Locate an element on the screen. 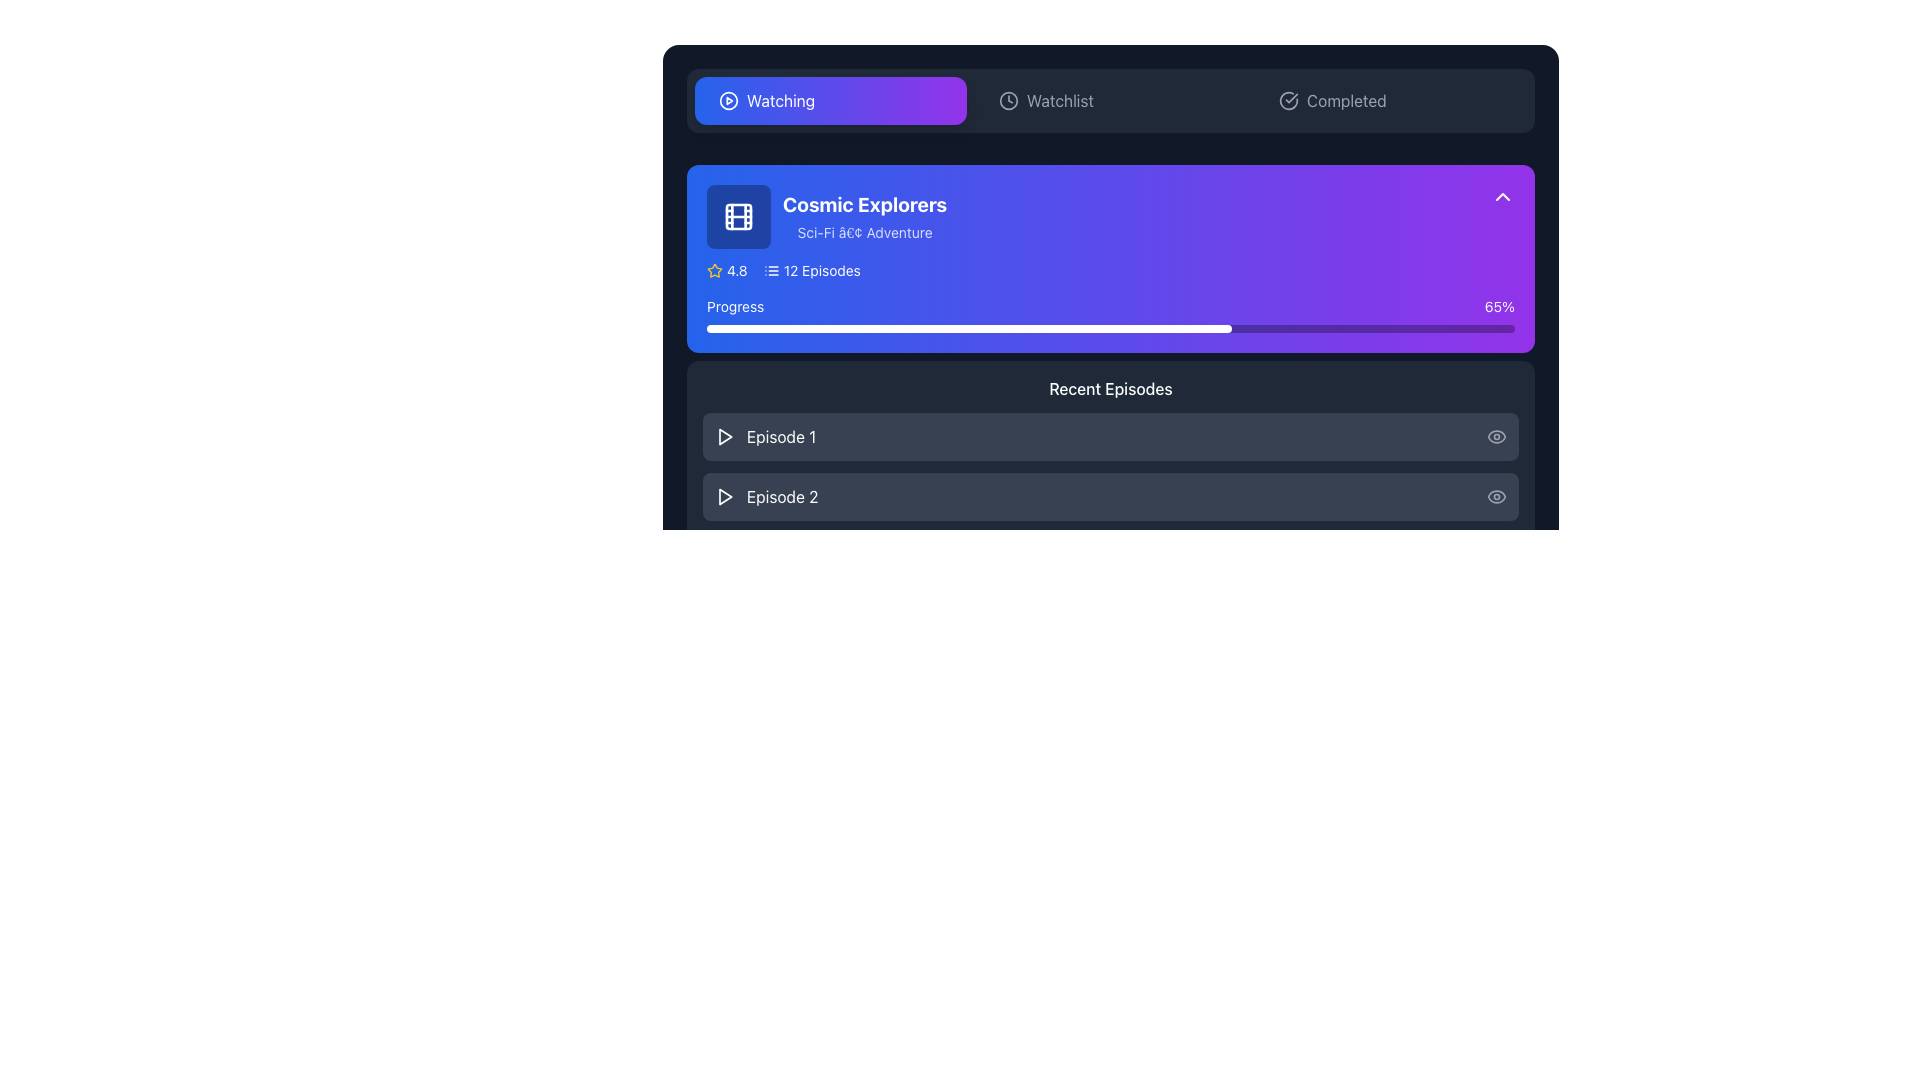 The height and width of the screenshot is (1080, 1920). the average rating score text label located in the 'Cosmic Explorers' group within the blue card, positioned to the right of the yellow star icon is located at coordinates (736, 270).